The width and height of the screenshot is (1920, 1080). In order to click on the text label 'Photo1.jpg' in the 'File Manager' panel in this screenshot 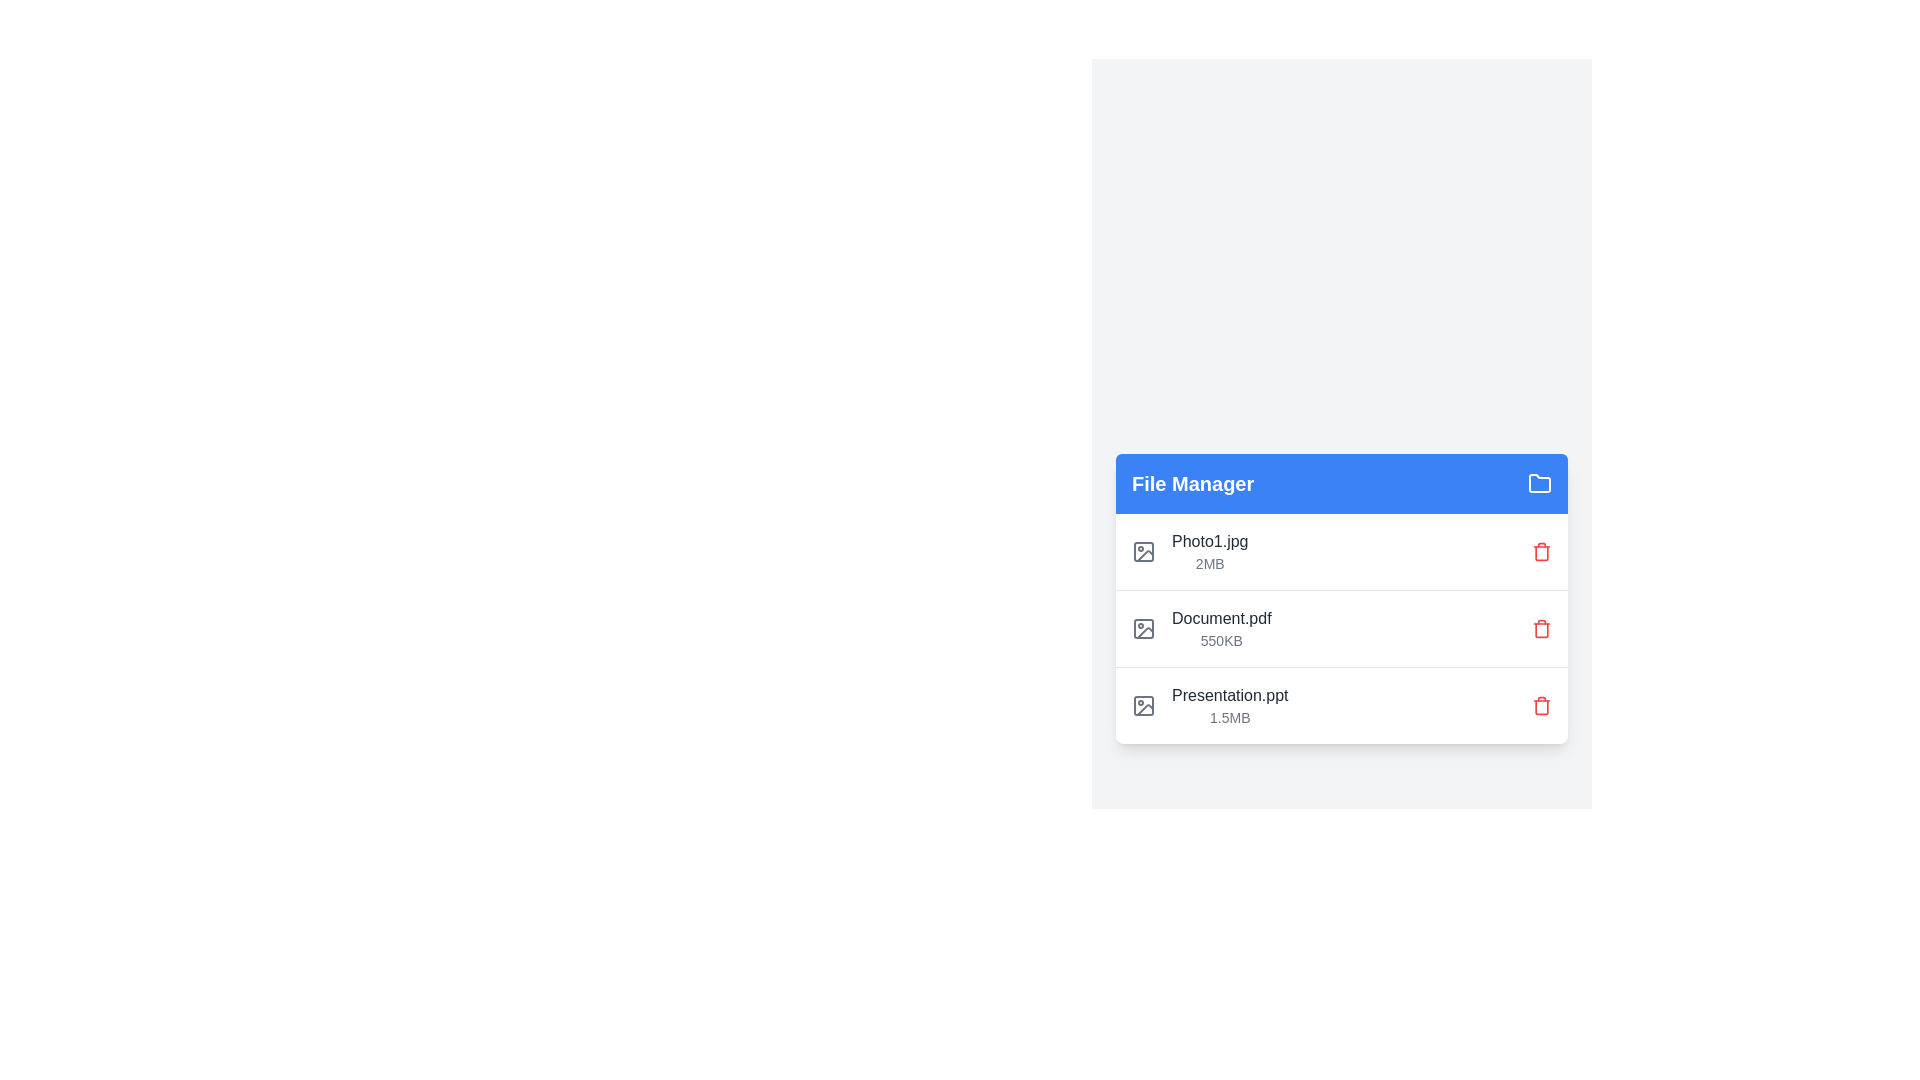, I will do `click(1208, 551)`.